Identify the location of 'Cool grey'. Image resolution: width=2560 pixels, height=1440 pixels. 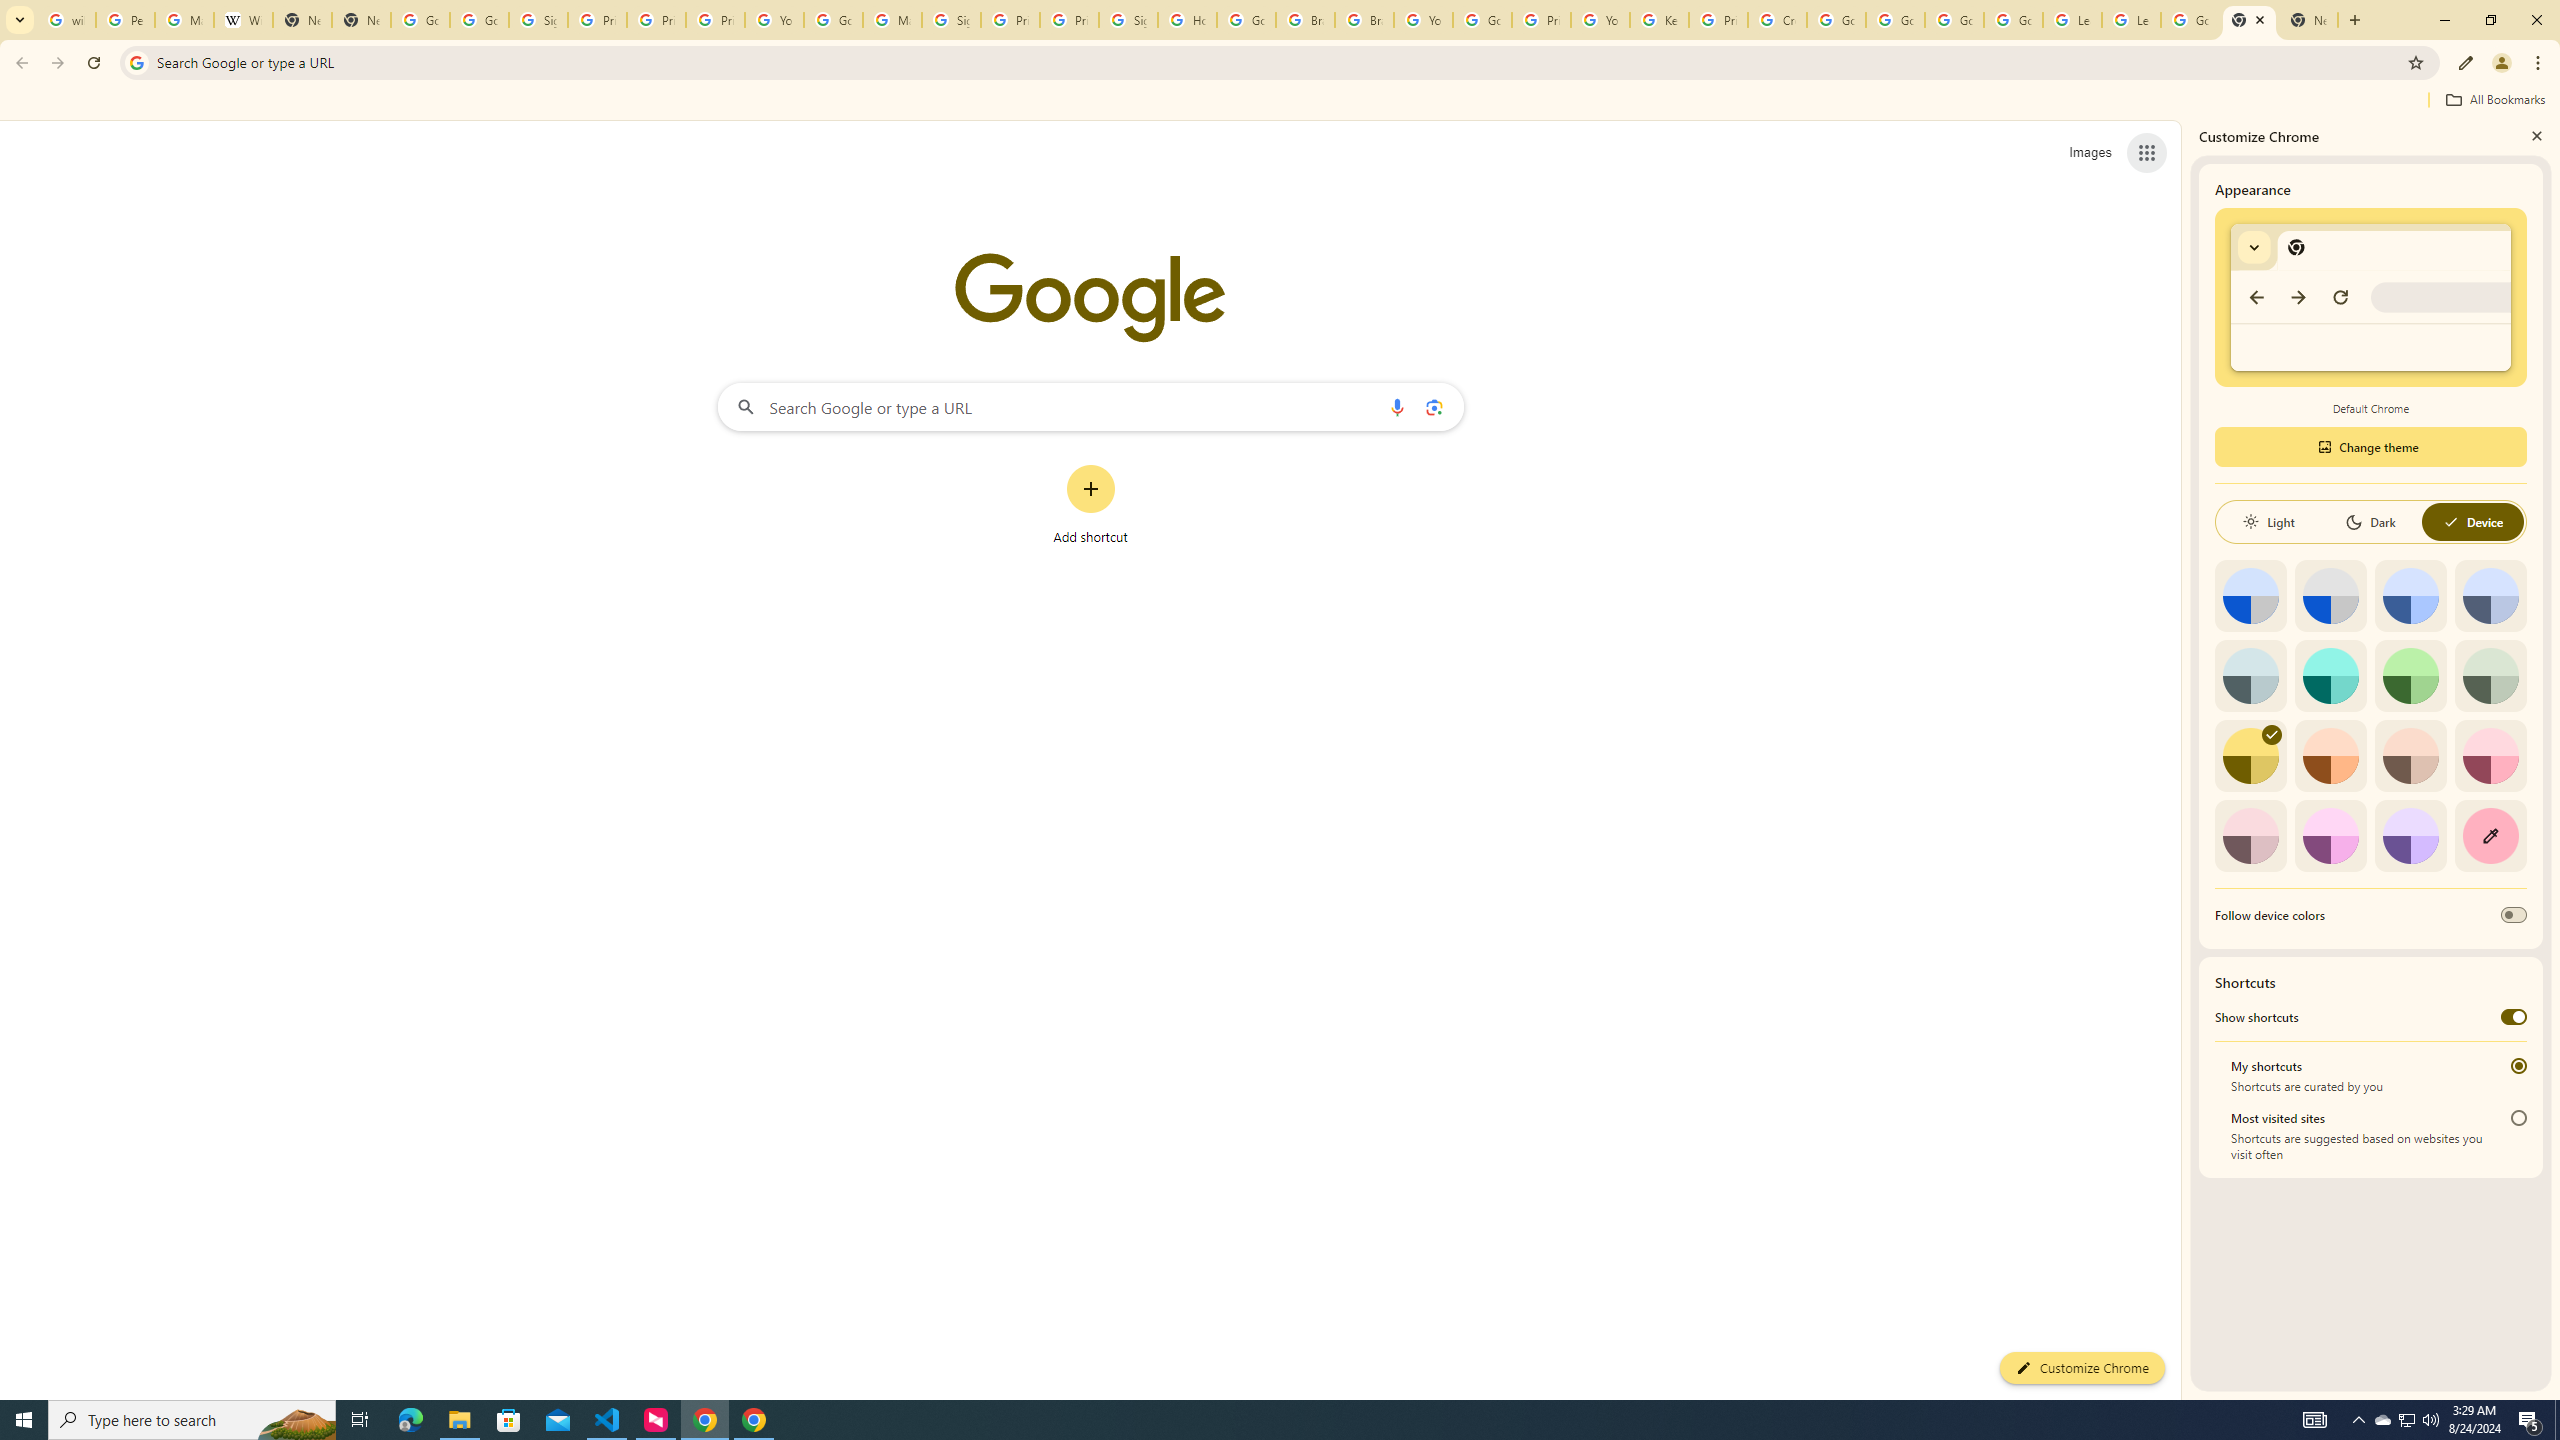
(2490, 595).